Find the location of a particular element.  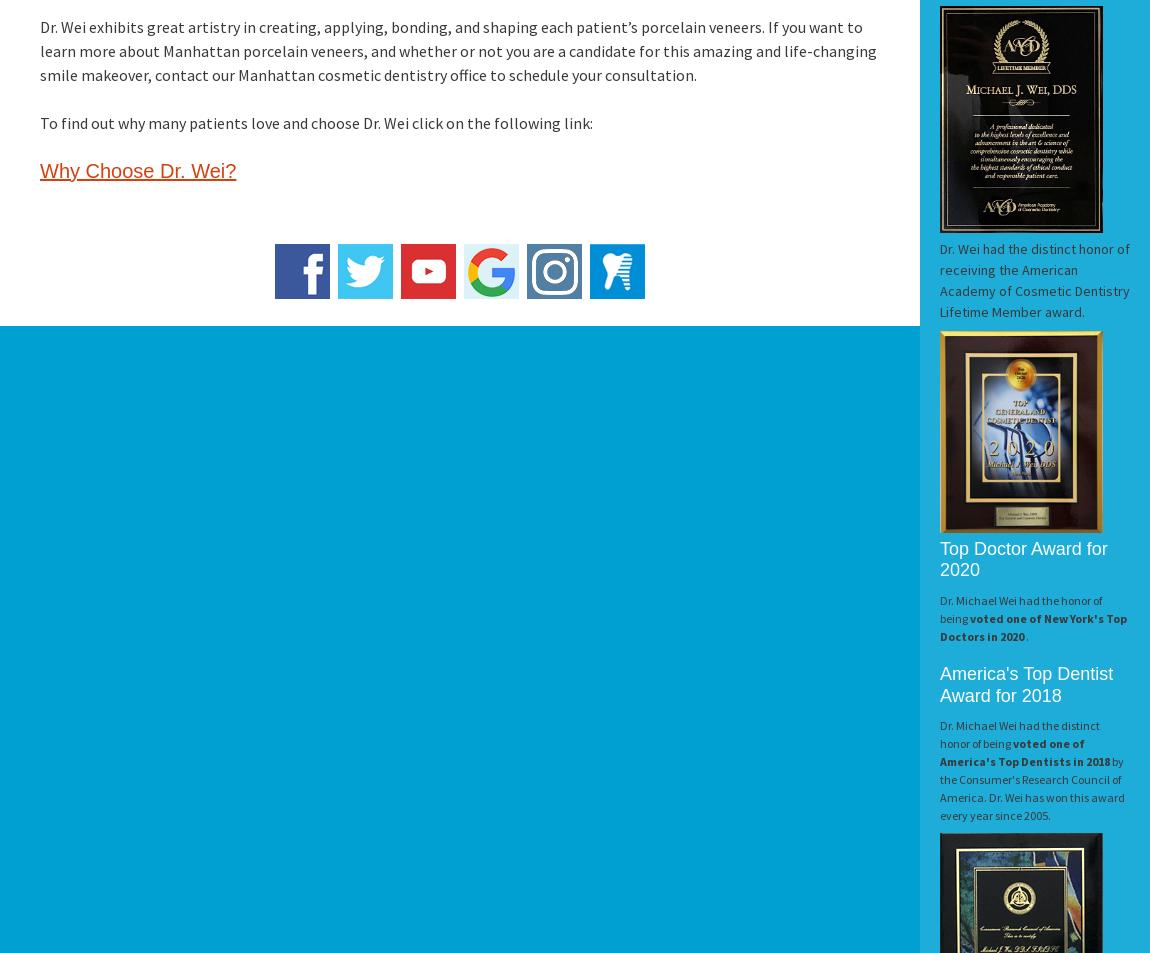

'voted one of America's Top Dentists in 2018' is located at coordinates (1026, 752).